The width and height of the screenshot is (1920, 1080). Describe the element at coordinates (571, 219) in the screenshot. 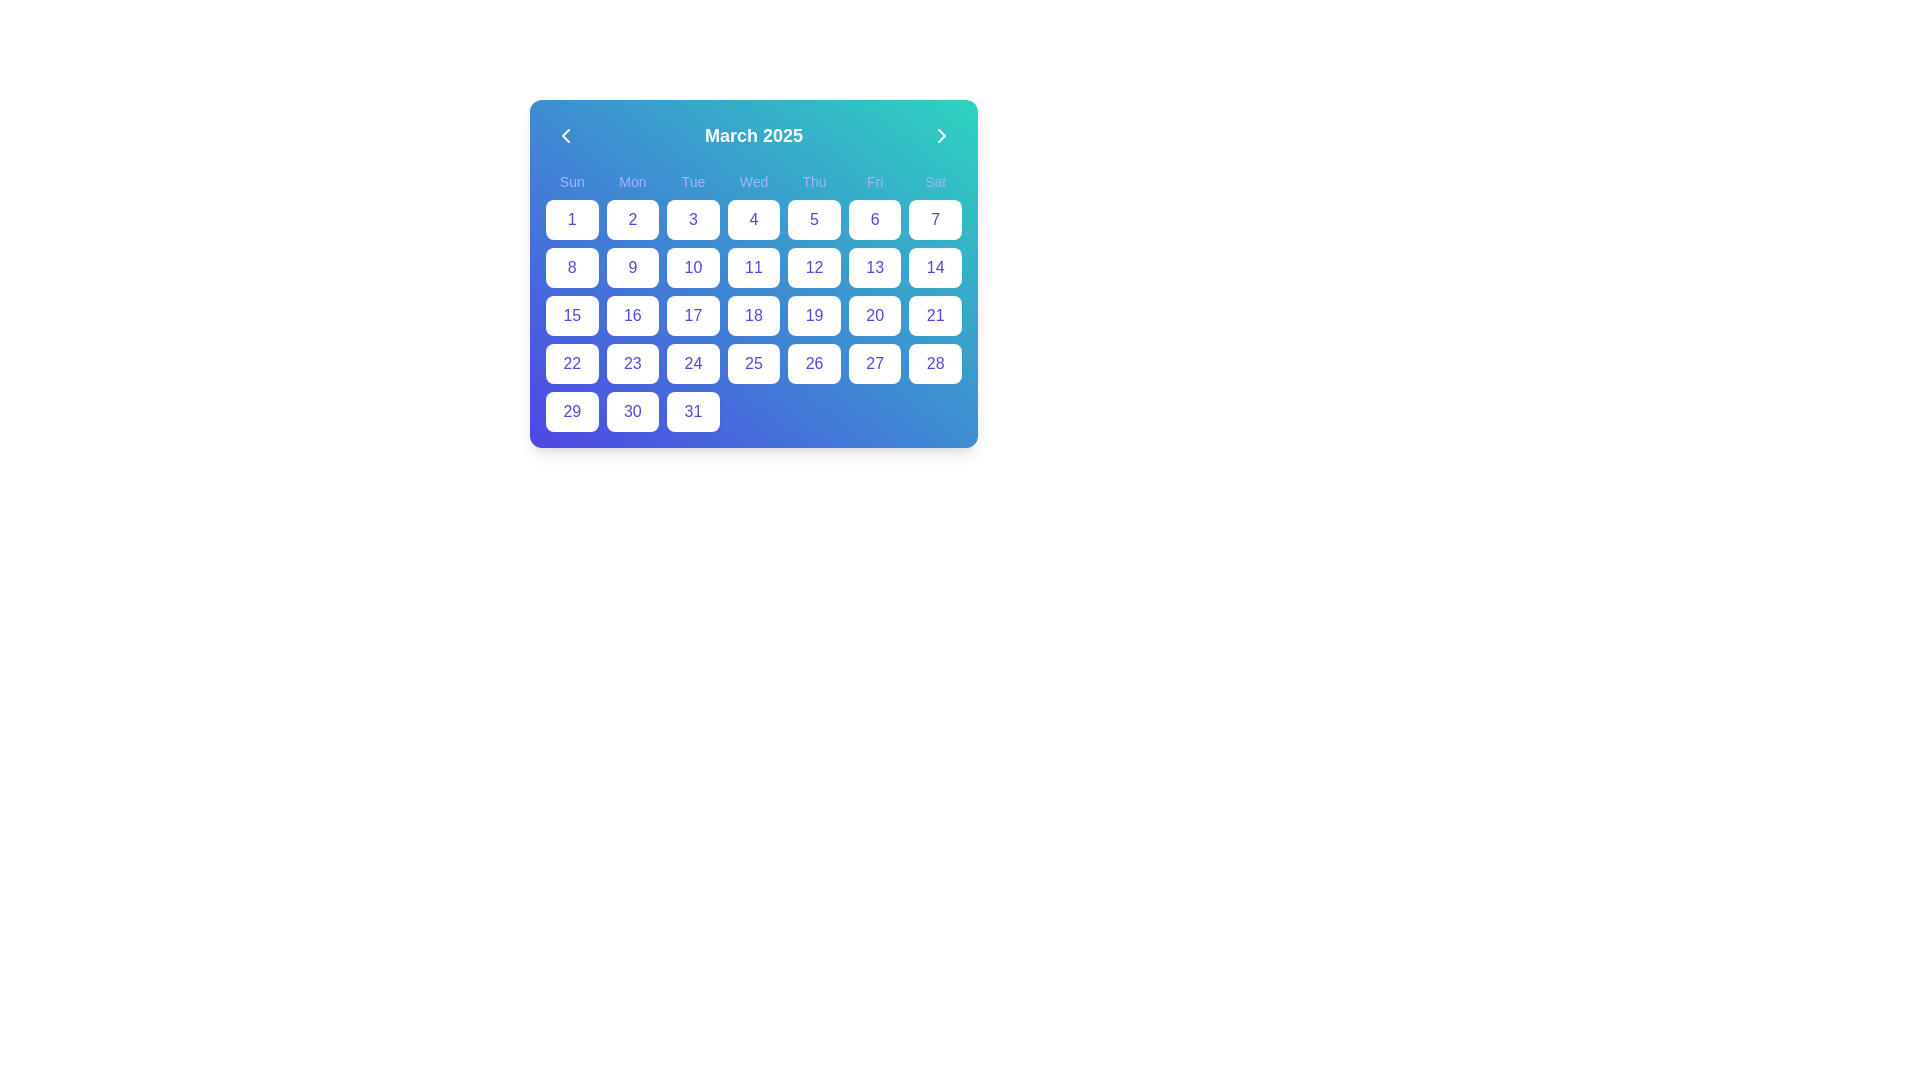

I see `the button labeled '1' located in the top-left cell of the calendar grid under the 'Sun' column for keyboard navigation` at that location.